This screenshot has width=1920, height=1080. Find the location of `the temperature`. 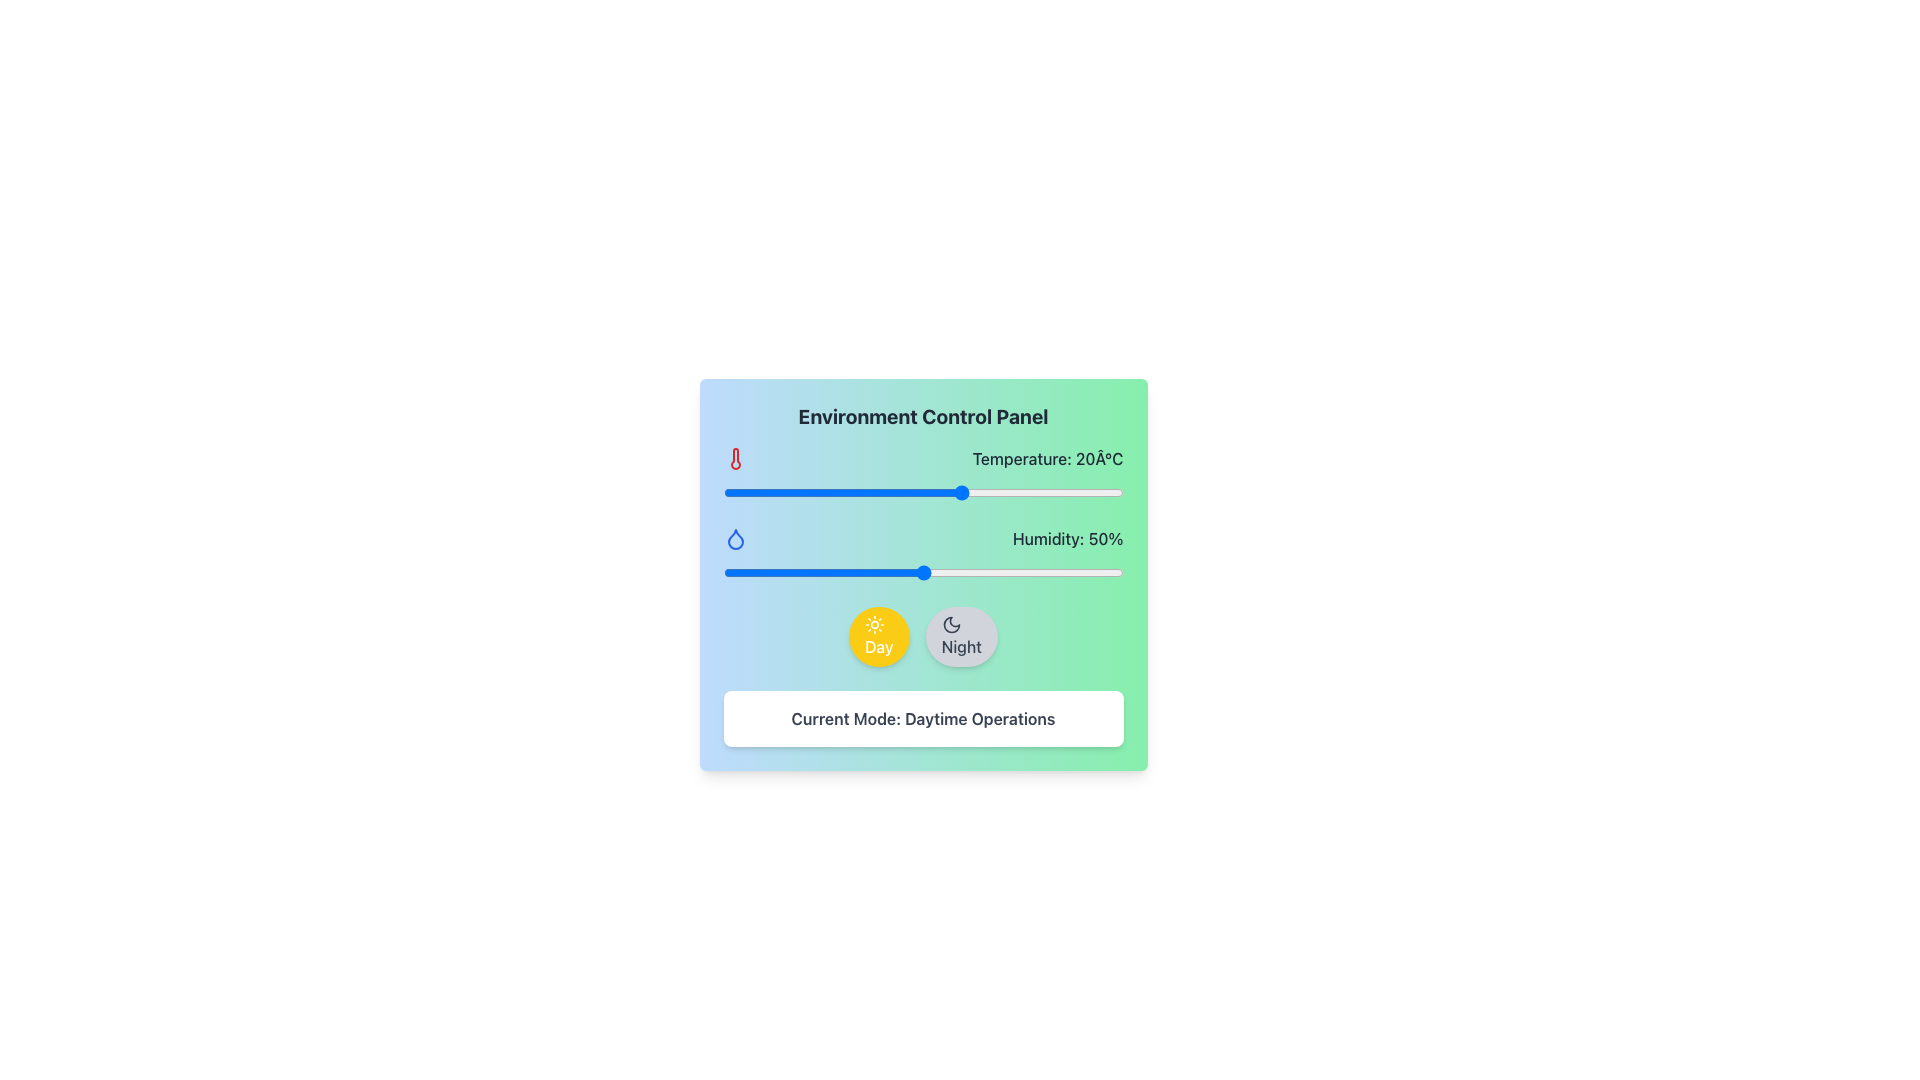

the temperature is located at coordinates (946, 493).